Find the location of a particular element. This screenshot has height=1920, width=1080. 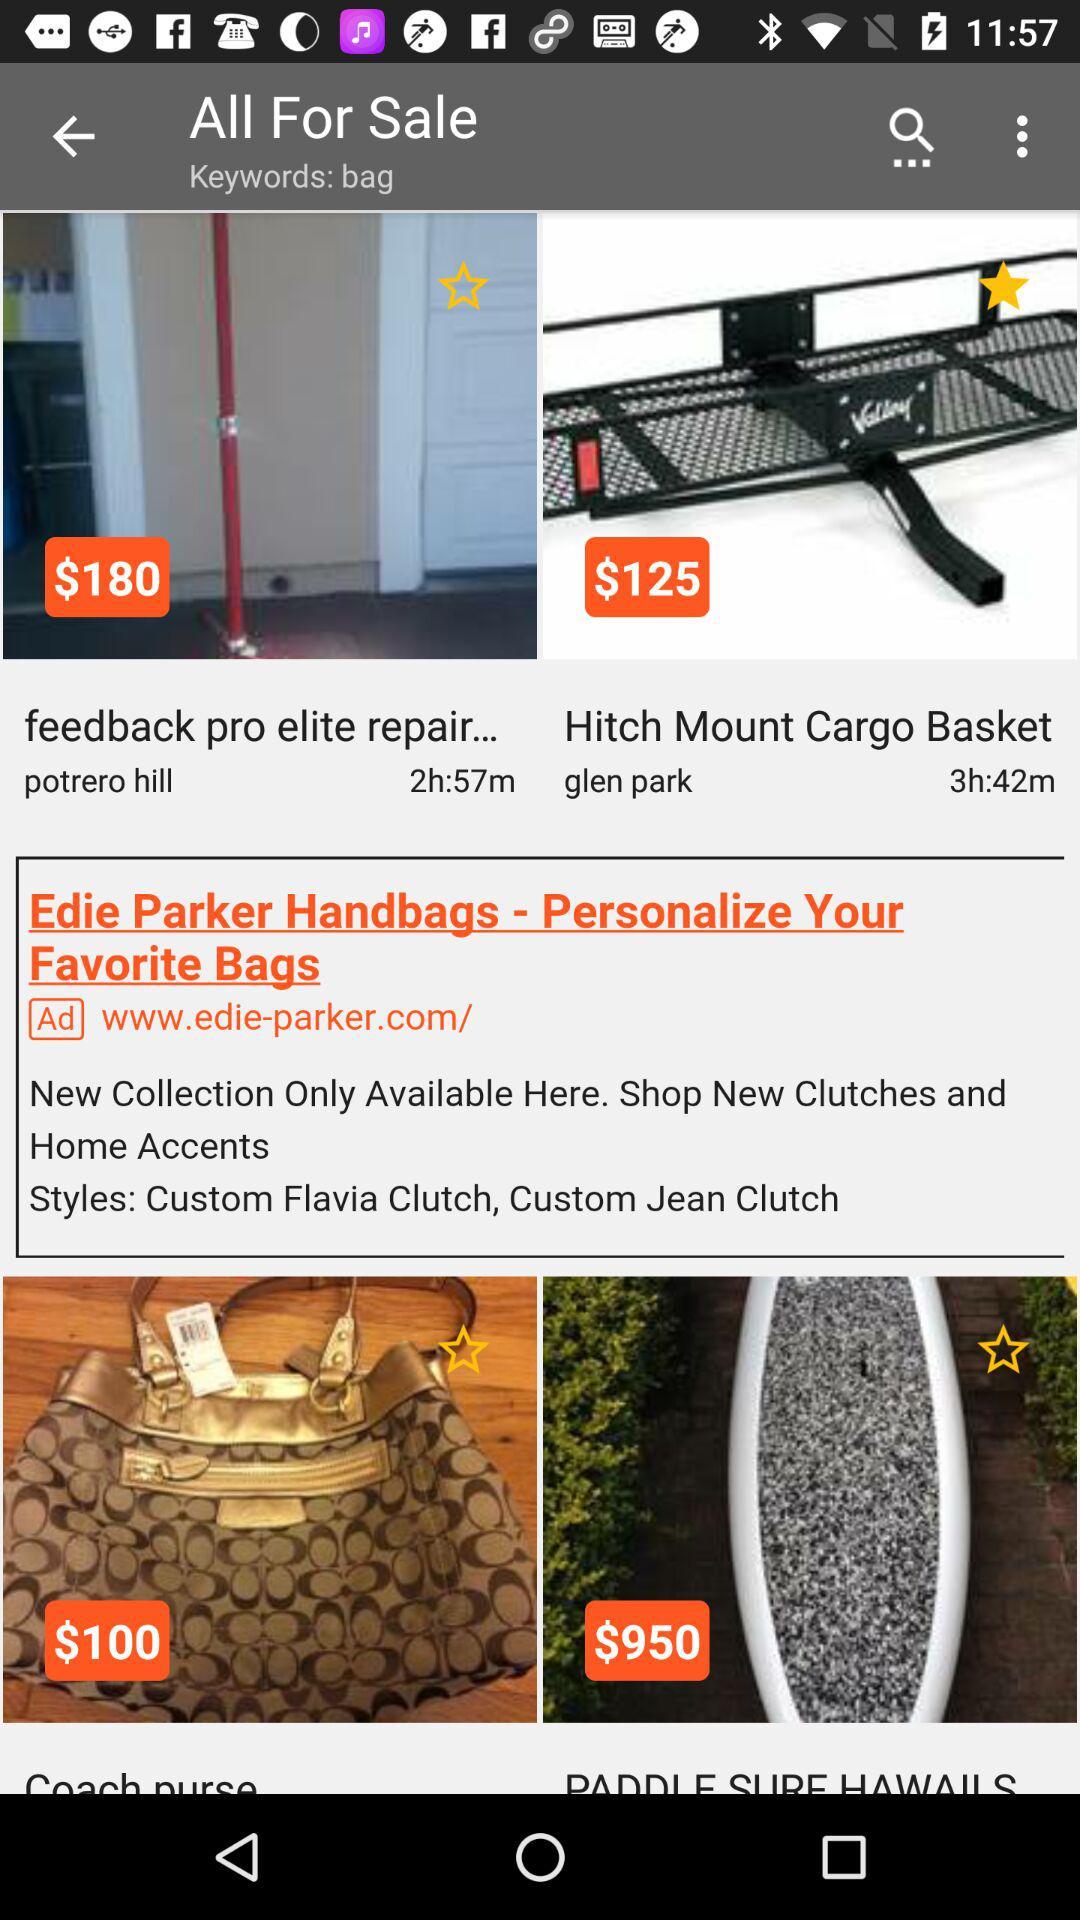

to favorites is located at coordinates (463, 1349).